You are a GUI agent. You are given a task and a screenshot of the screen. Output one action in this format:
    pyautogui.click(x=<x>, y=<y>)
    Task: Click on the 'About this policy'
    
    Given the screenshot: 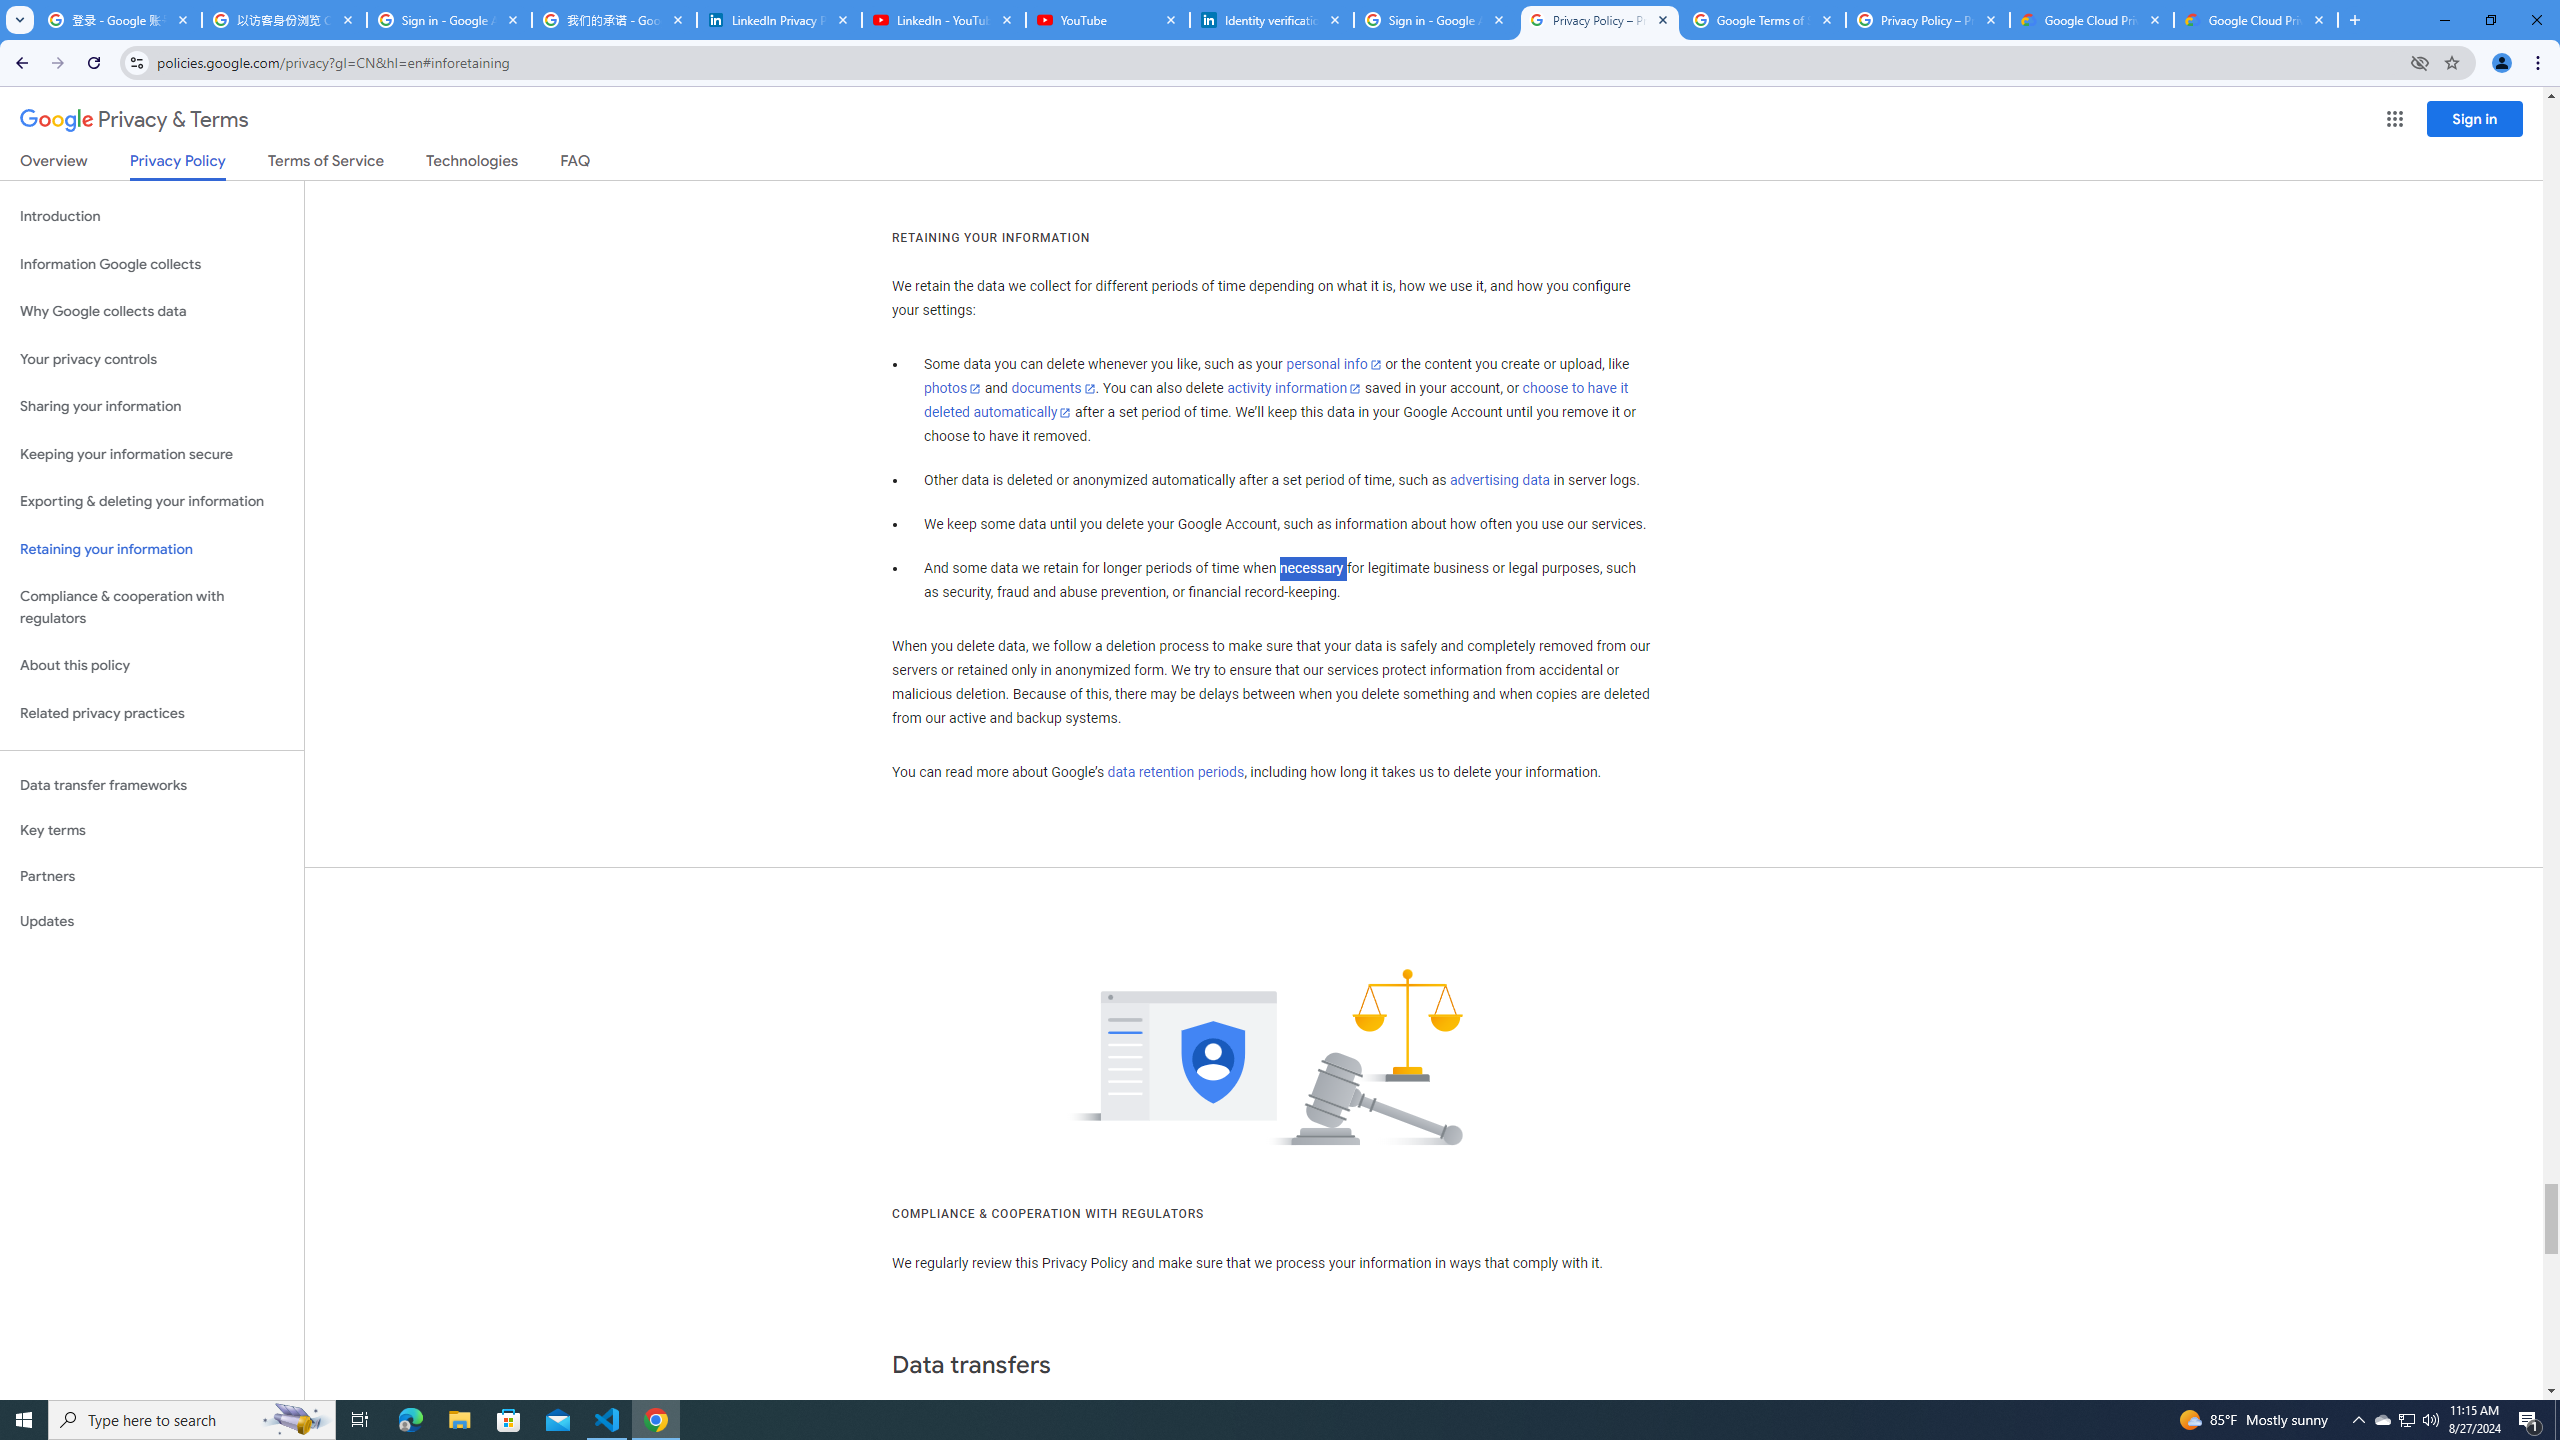 What is the action you would take?
    pyautogui.click(x=151, y=666)
    